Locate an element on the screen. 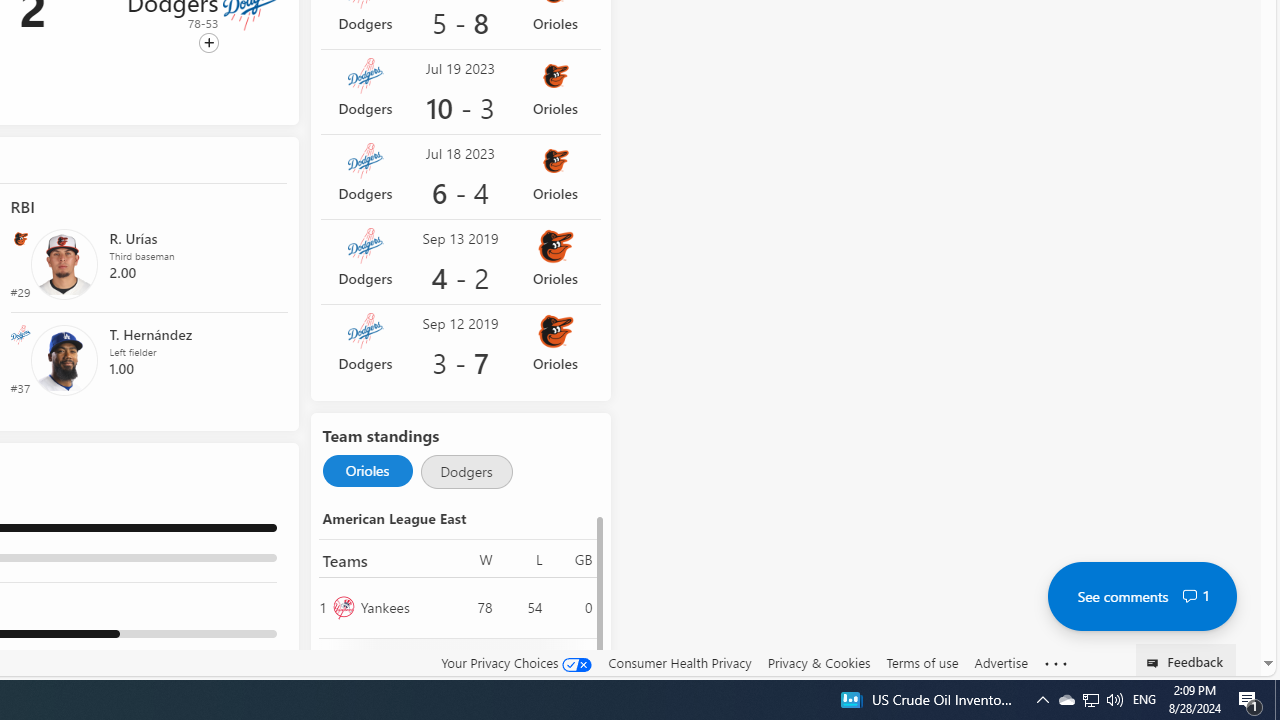 The image size is (1280, 720). 'Consumer Health Privacy' is located at coordinates (680, 663).